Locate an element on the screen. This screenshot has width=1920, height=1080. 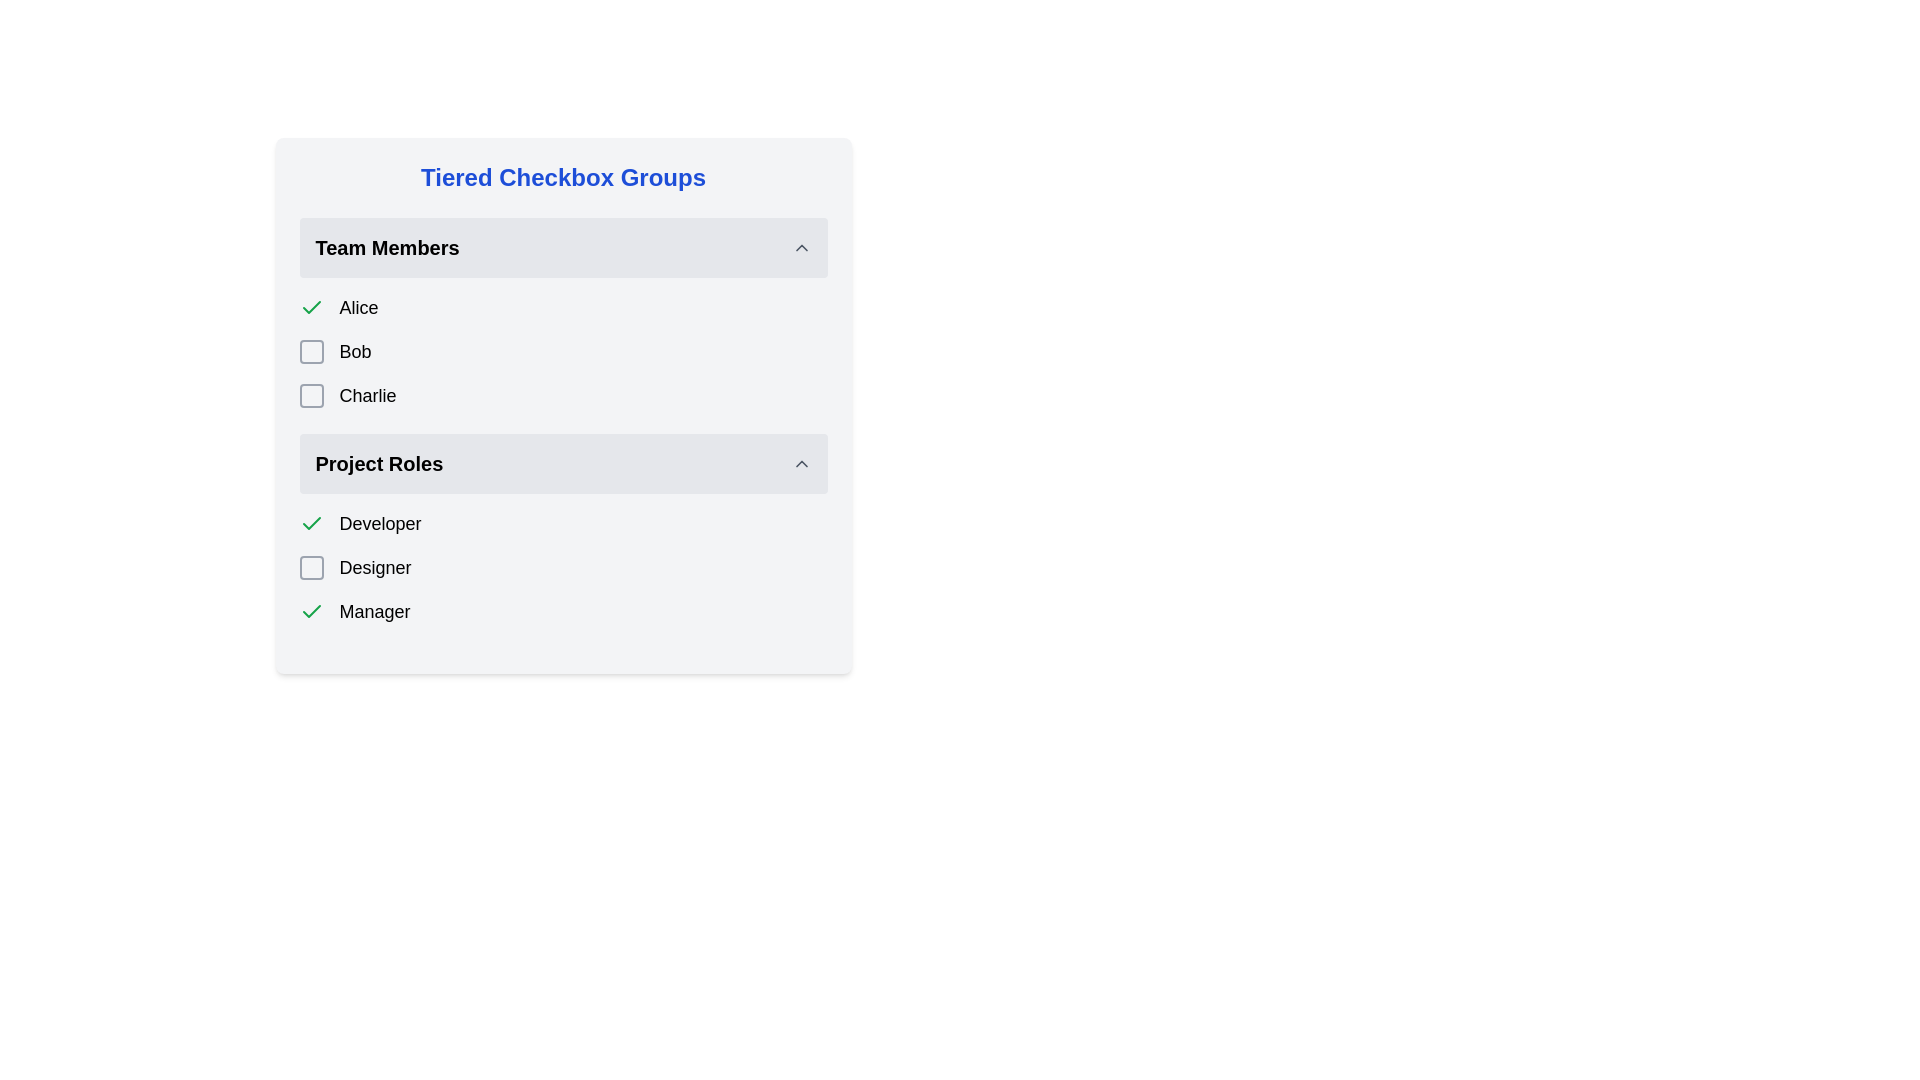
the text label 'Manager' within the 'Project Roles' section is located at coordinates (374, 611).